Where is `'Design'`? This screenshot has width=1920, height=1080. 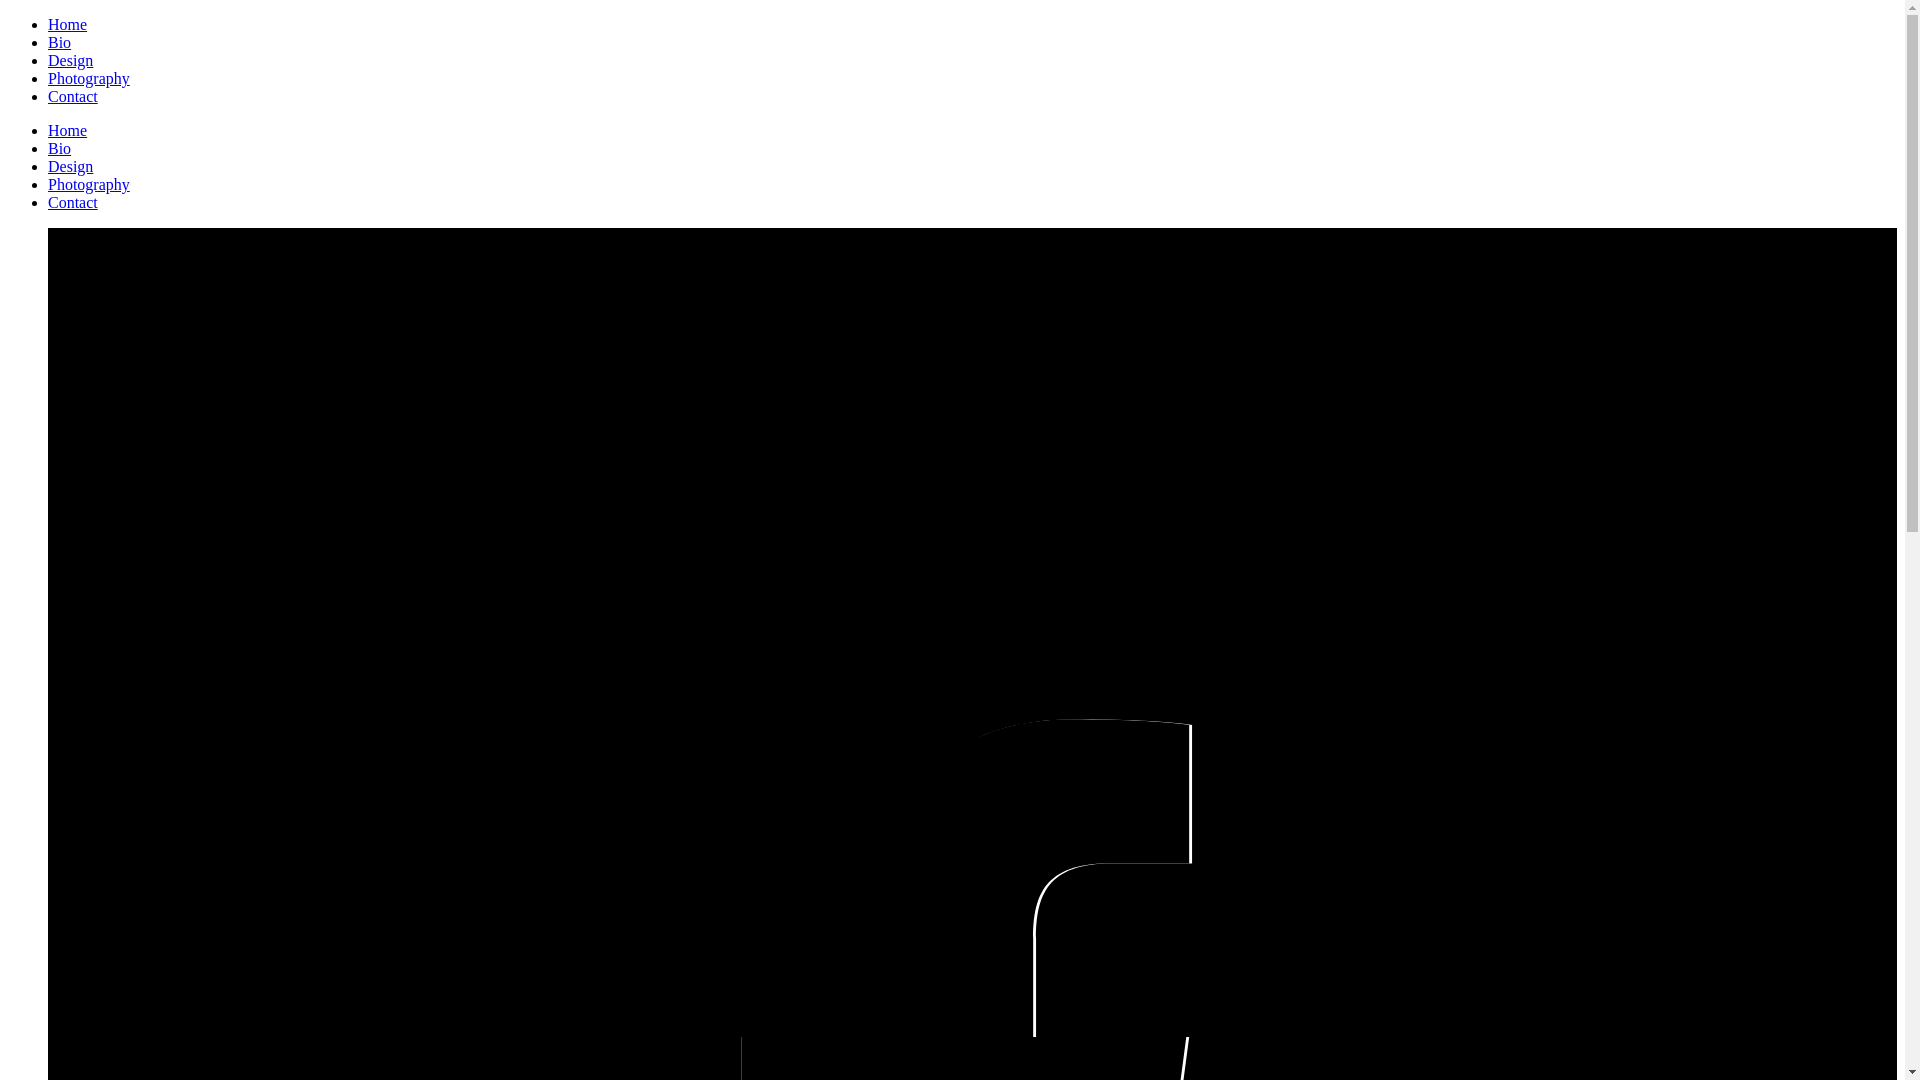
'Design' is located at coordinates (70, 59).